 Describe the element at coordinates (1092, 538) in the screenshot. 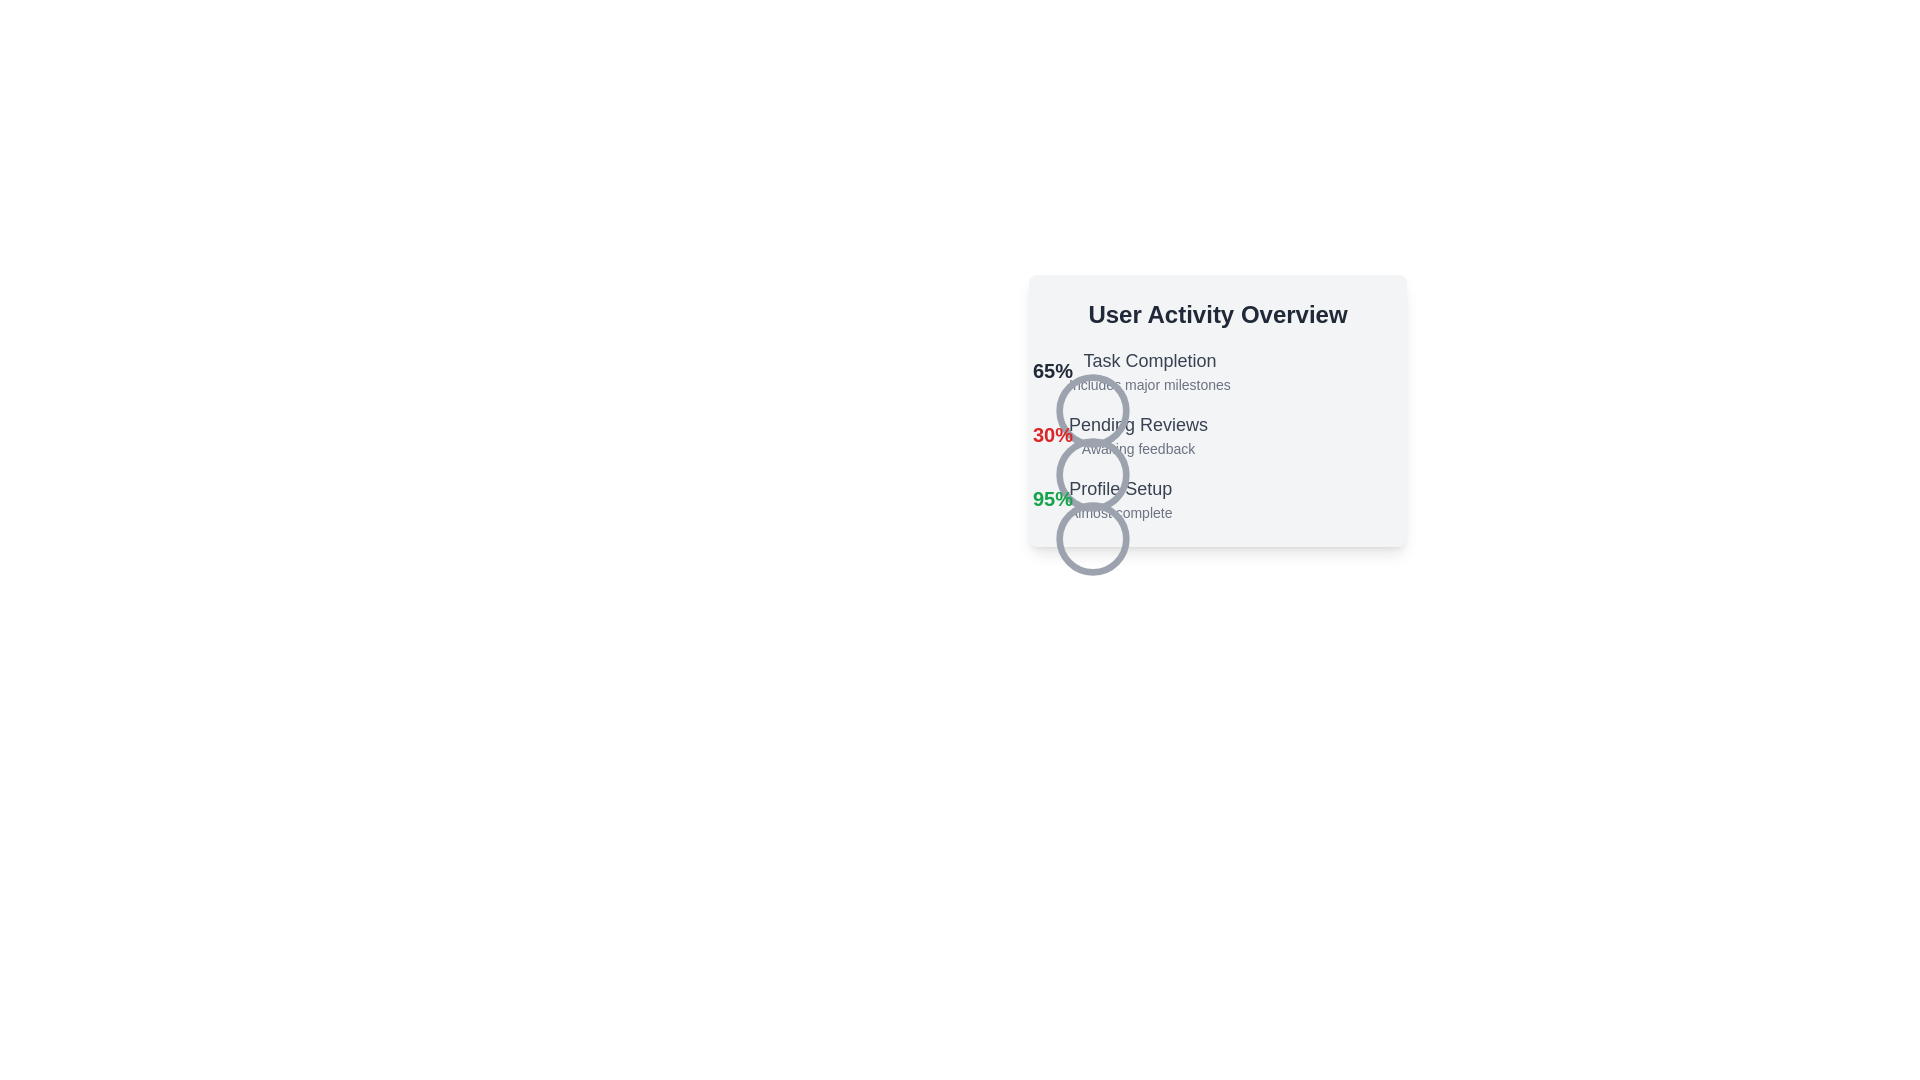

I see `the third circular visual indicator representing the 'Profile Setup' task in the 'User Activity Overview' section` at that location.